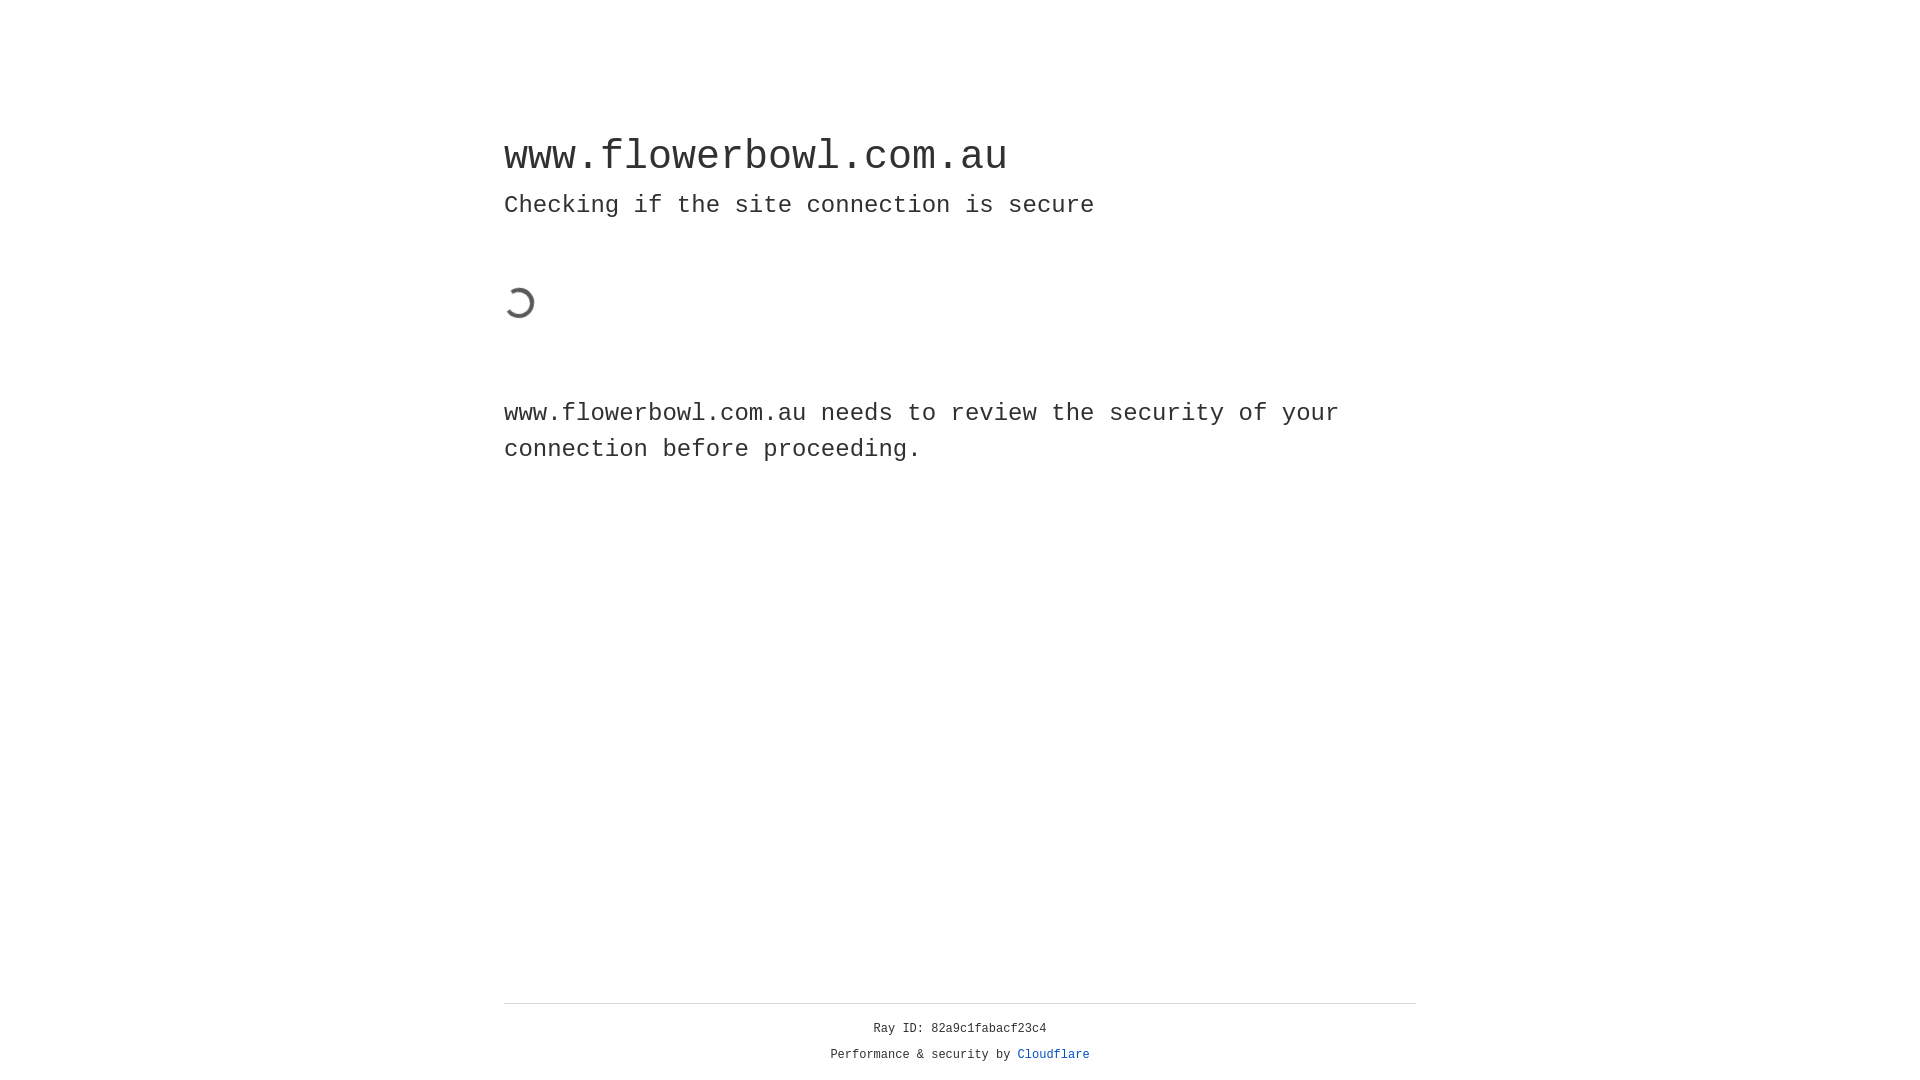 The width and height of the screenshot is (1920, 1080). What do you see at coordinates (1053, 1054) in the screenshot?
I see `'Cloudflare'` at bounding box center [1053, 1054].